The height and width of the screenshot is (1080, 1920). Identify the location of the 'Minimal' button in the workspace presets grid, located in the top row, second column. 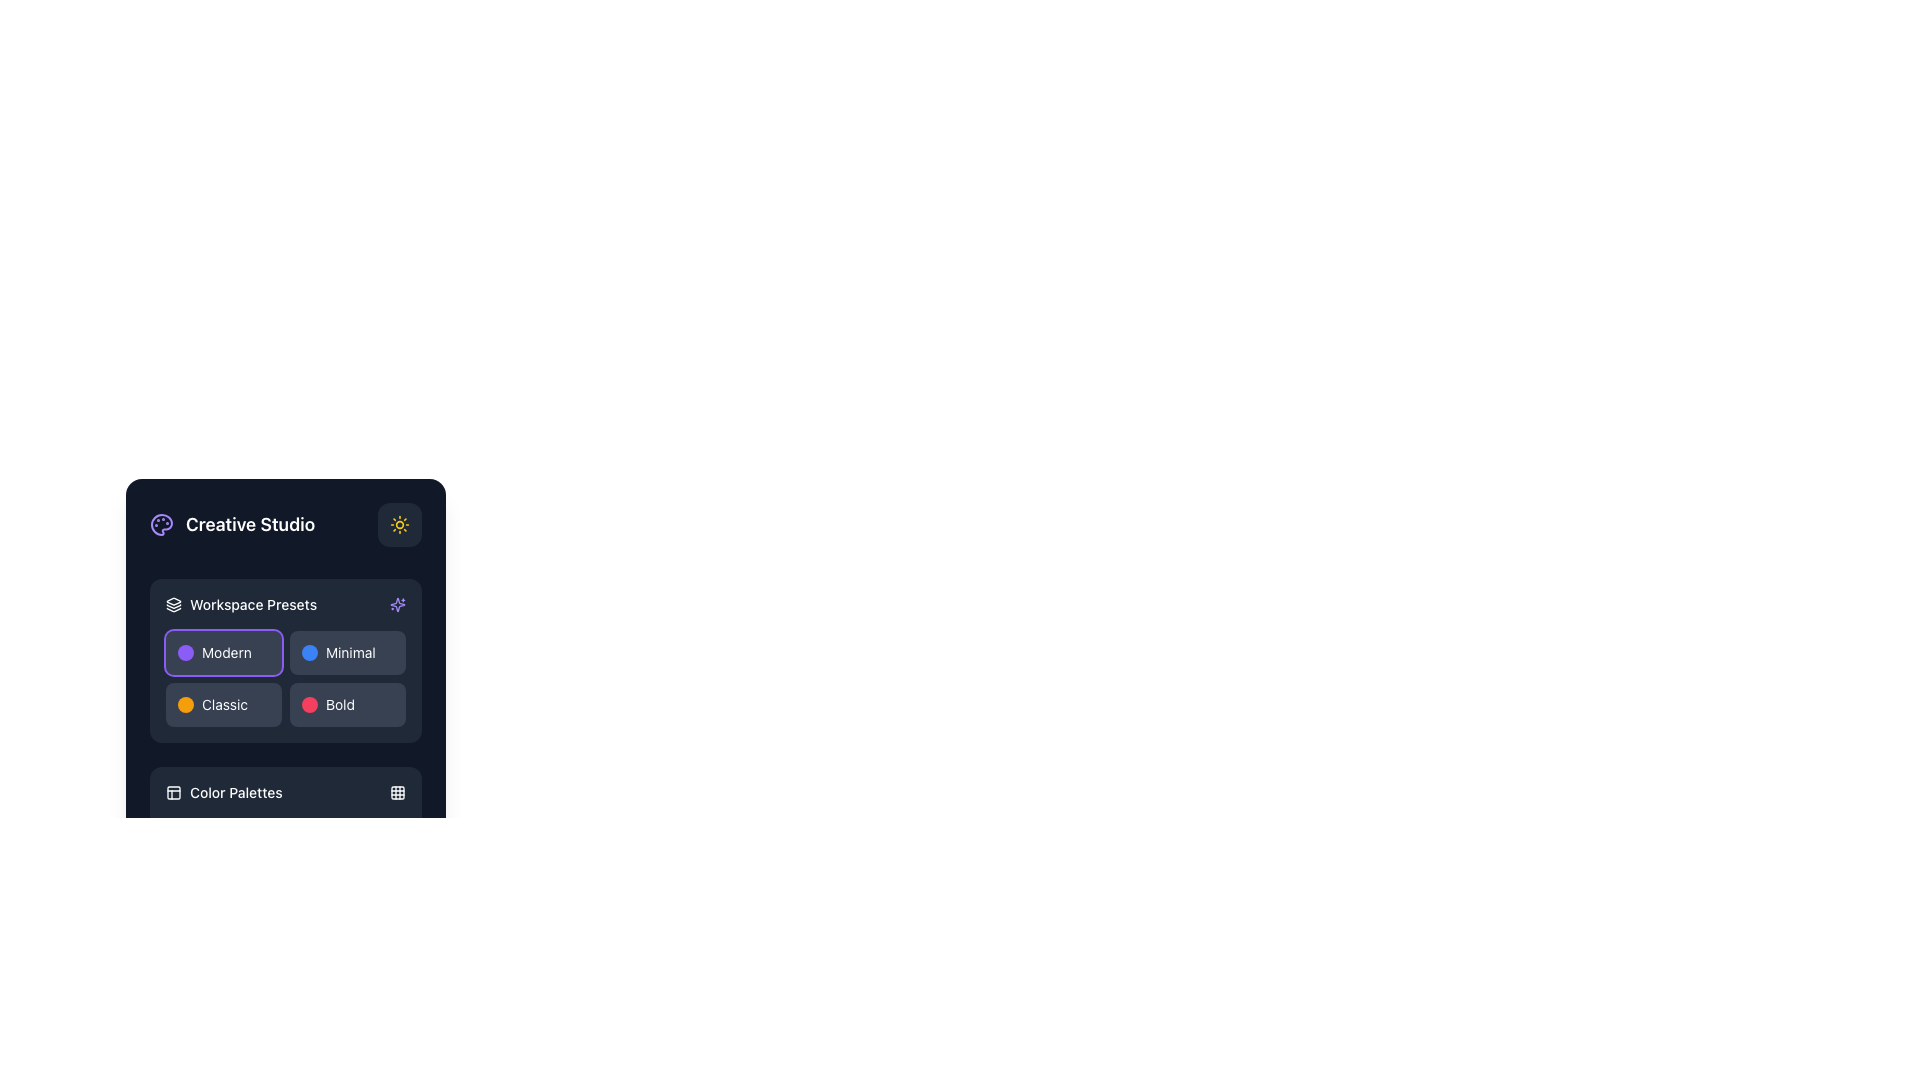
(347, 652).